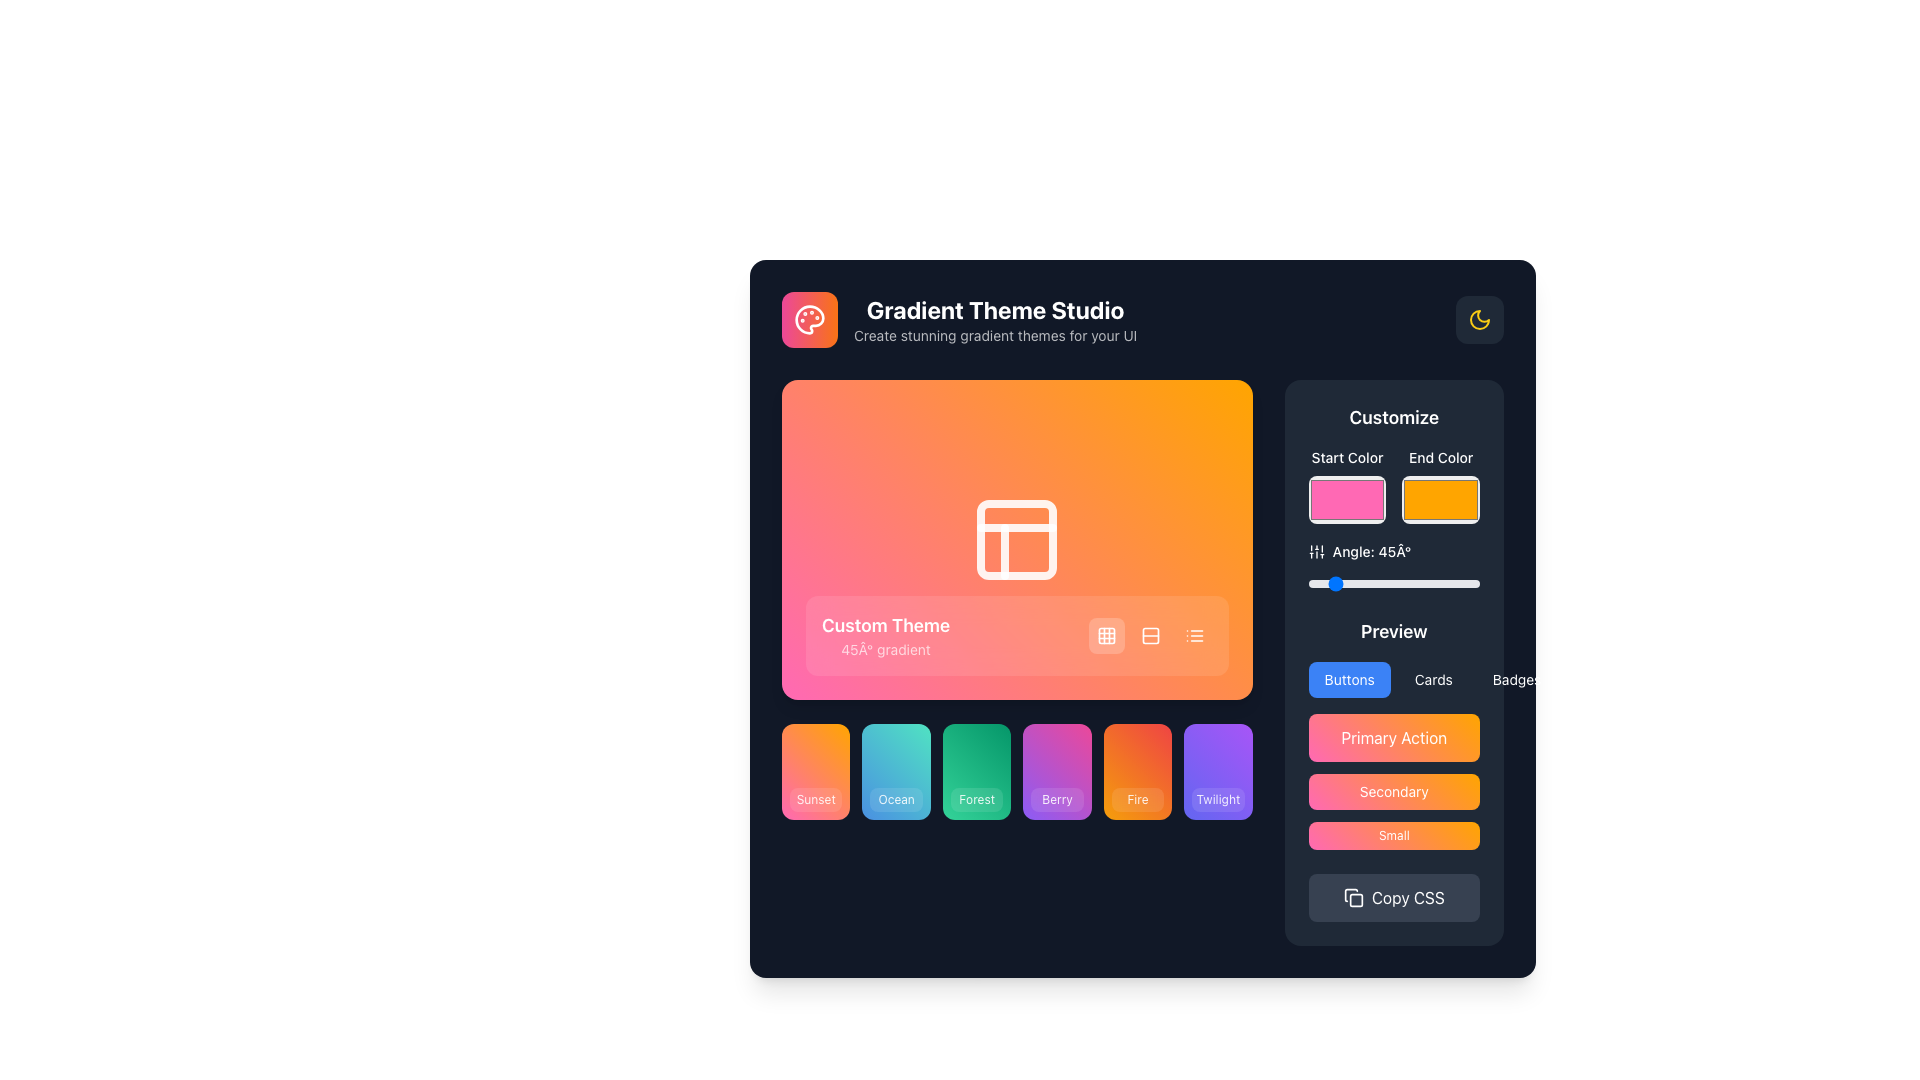 This screenshot has height=1080, width=1920. I want to click on the text label reading 'End Color' in the 'Customize' section, positioned at the top right of the interface, so click(1441, 458).